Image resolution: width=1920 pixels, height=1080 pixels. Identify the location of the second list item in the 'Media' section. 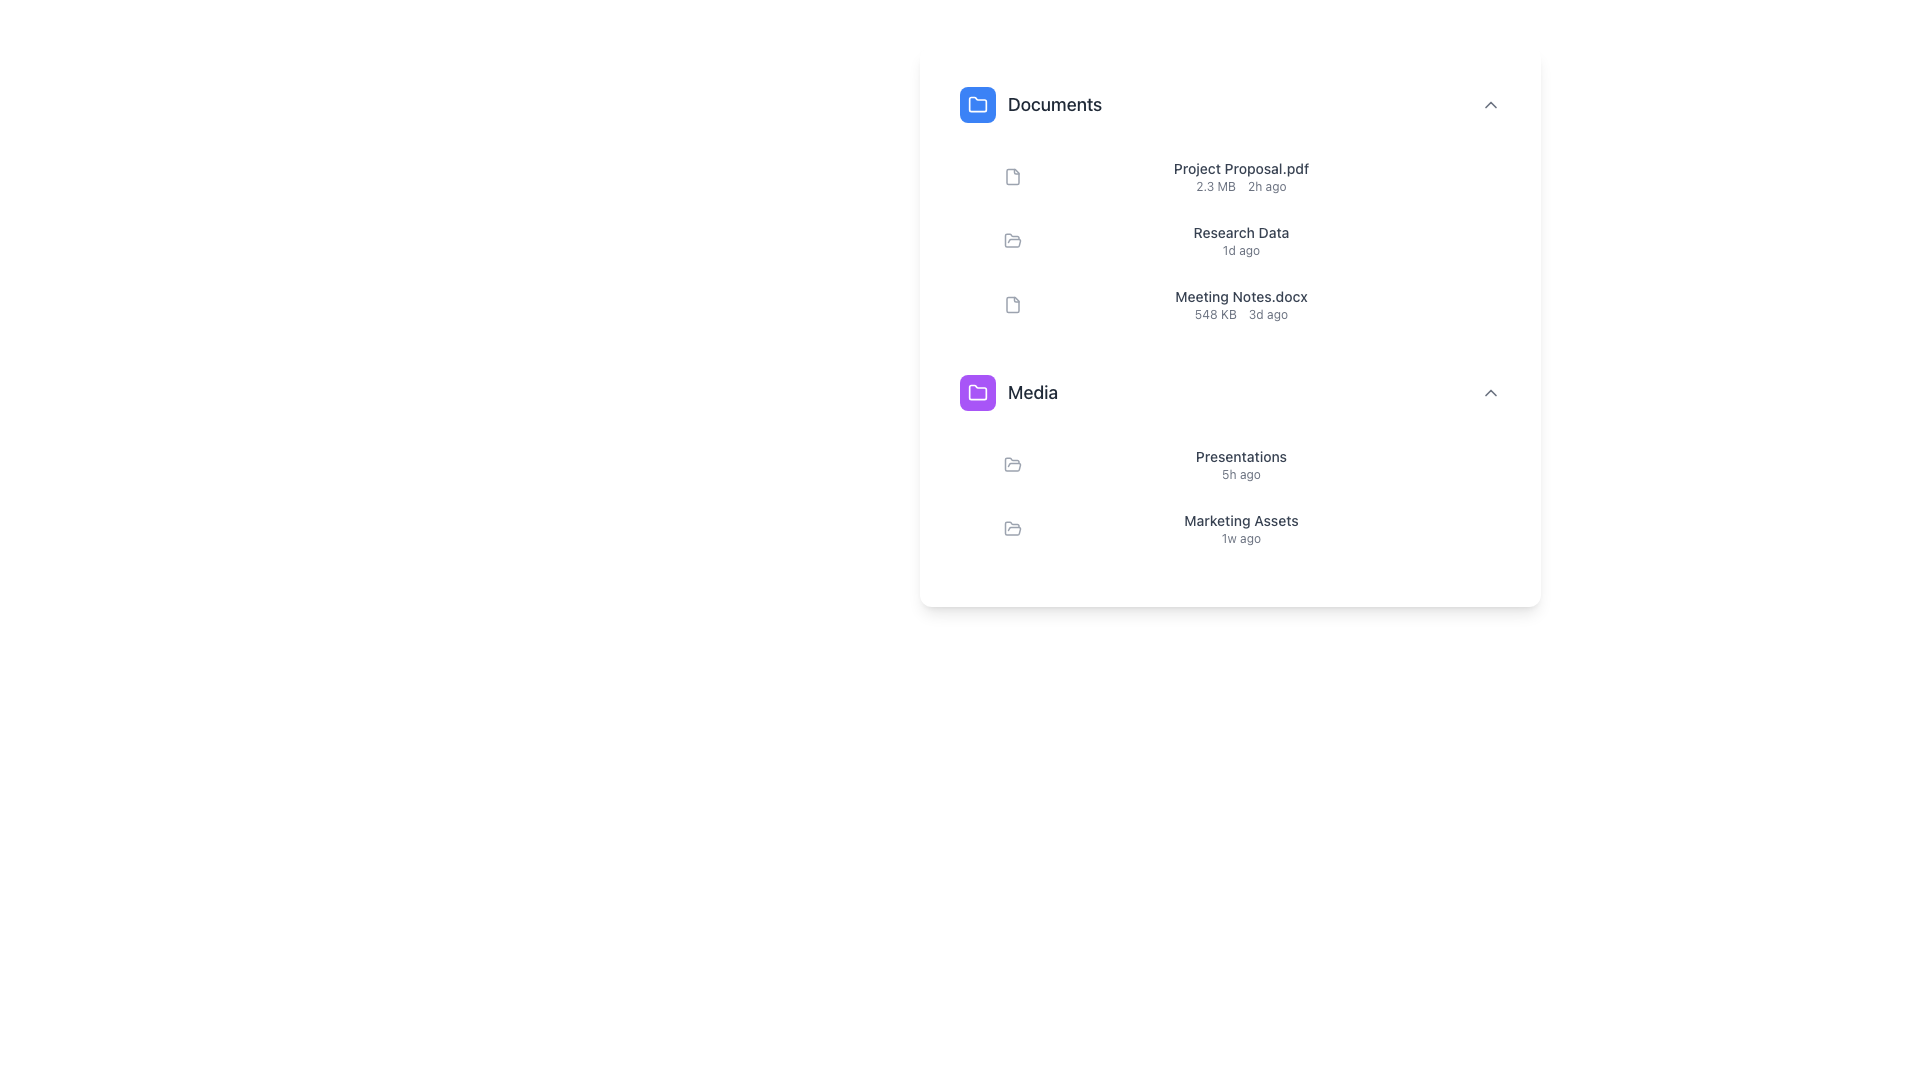
(1253, 527).